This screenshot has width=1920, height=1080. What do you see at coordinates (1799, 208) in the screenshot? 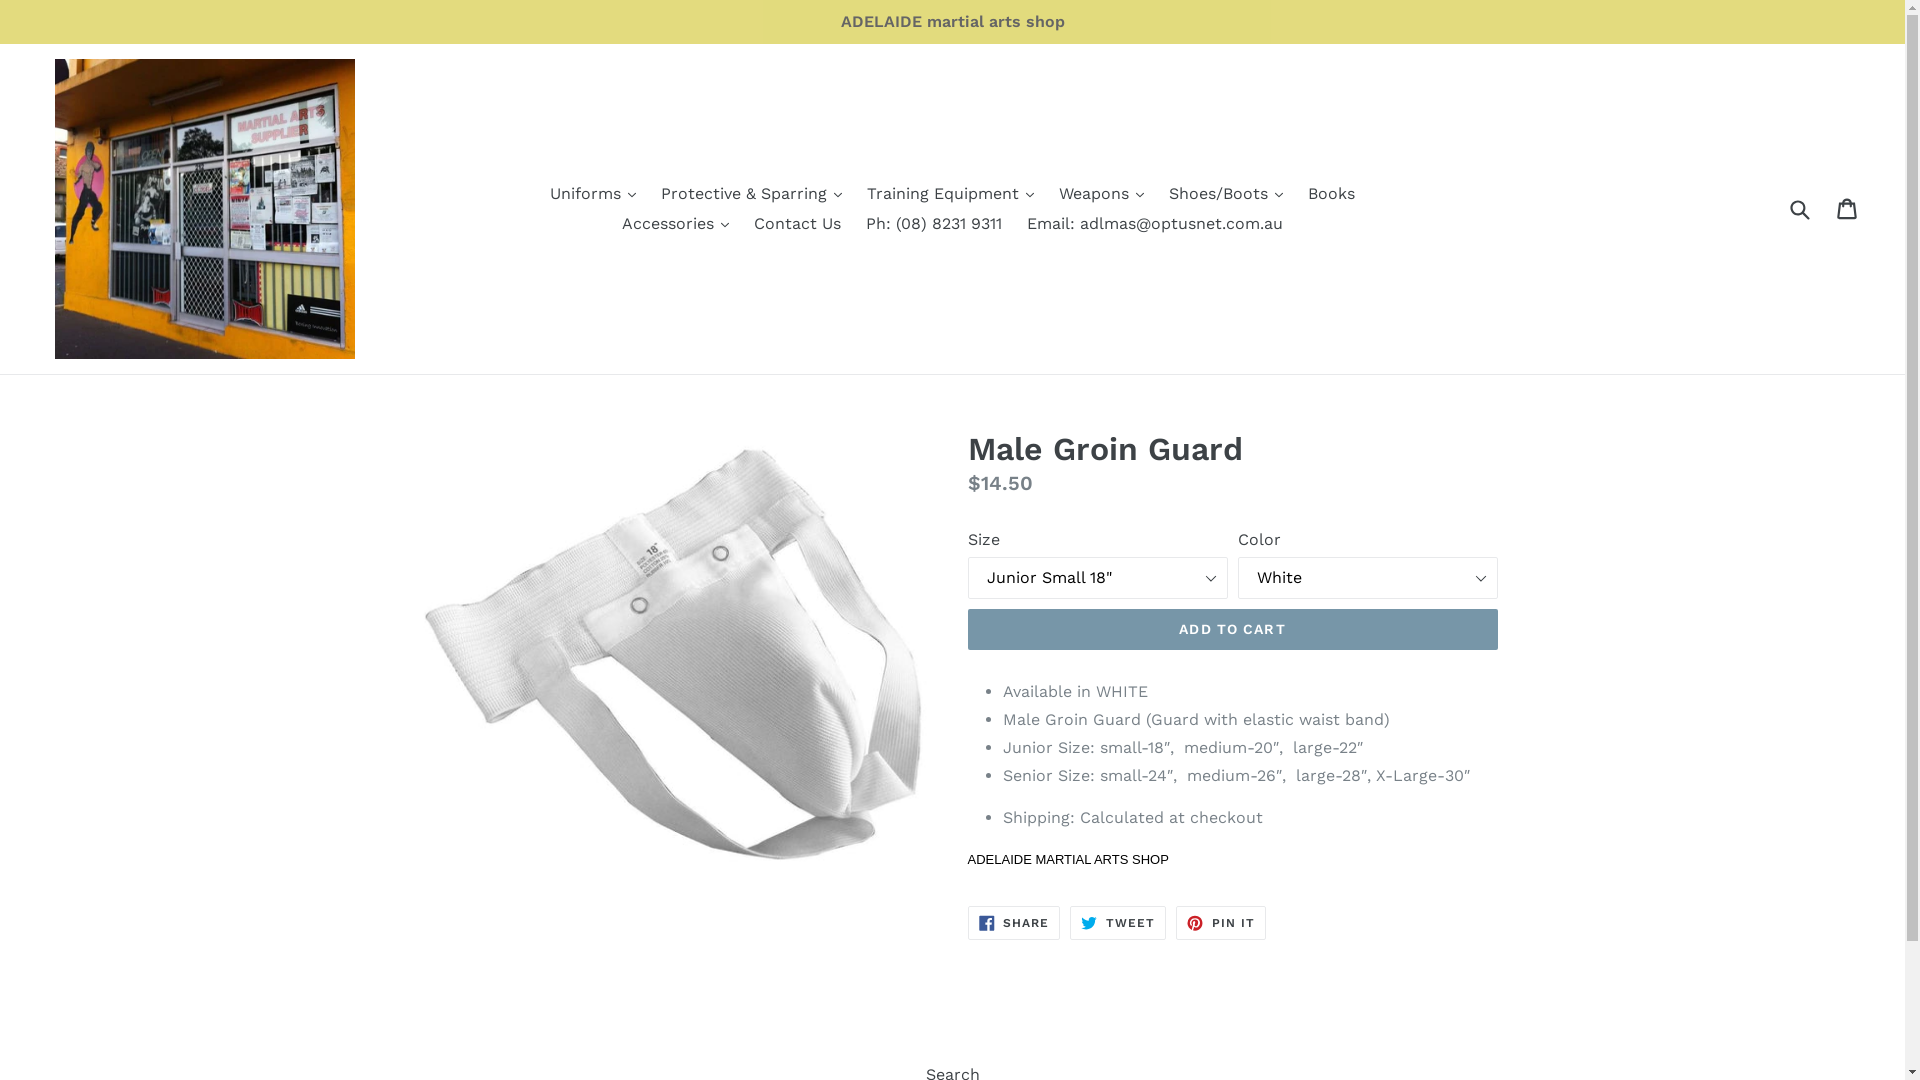
I see `'Submit'` at bounding box center [1799, 208].